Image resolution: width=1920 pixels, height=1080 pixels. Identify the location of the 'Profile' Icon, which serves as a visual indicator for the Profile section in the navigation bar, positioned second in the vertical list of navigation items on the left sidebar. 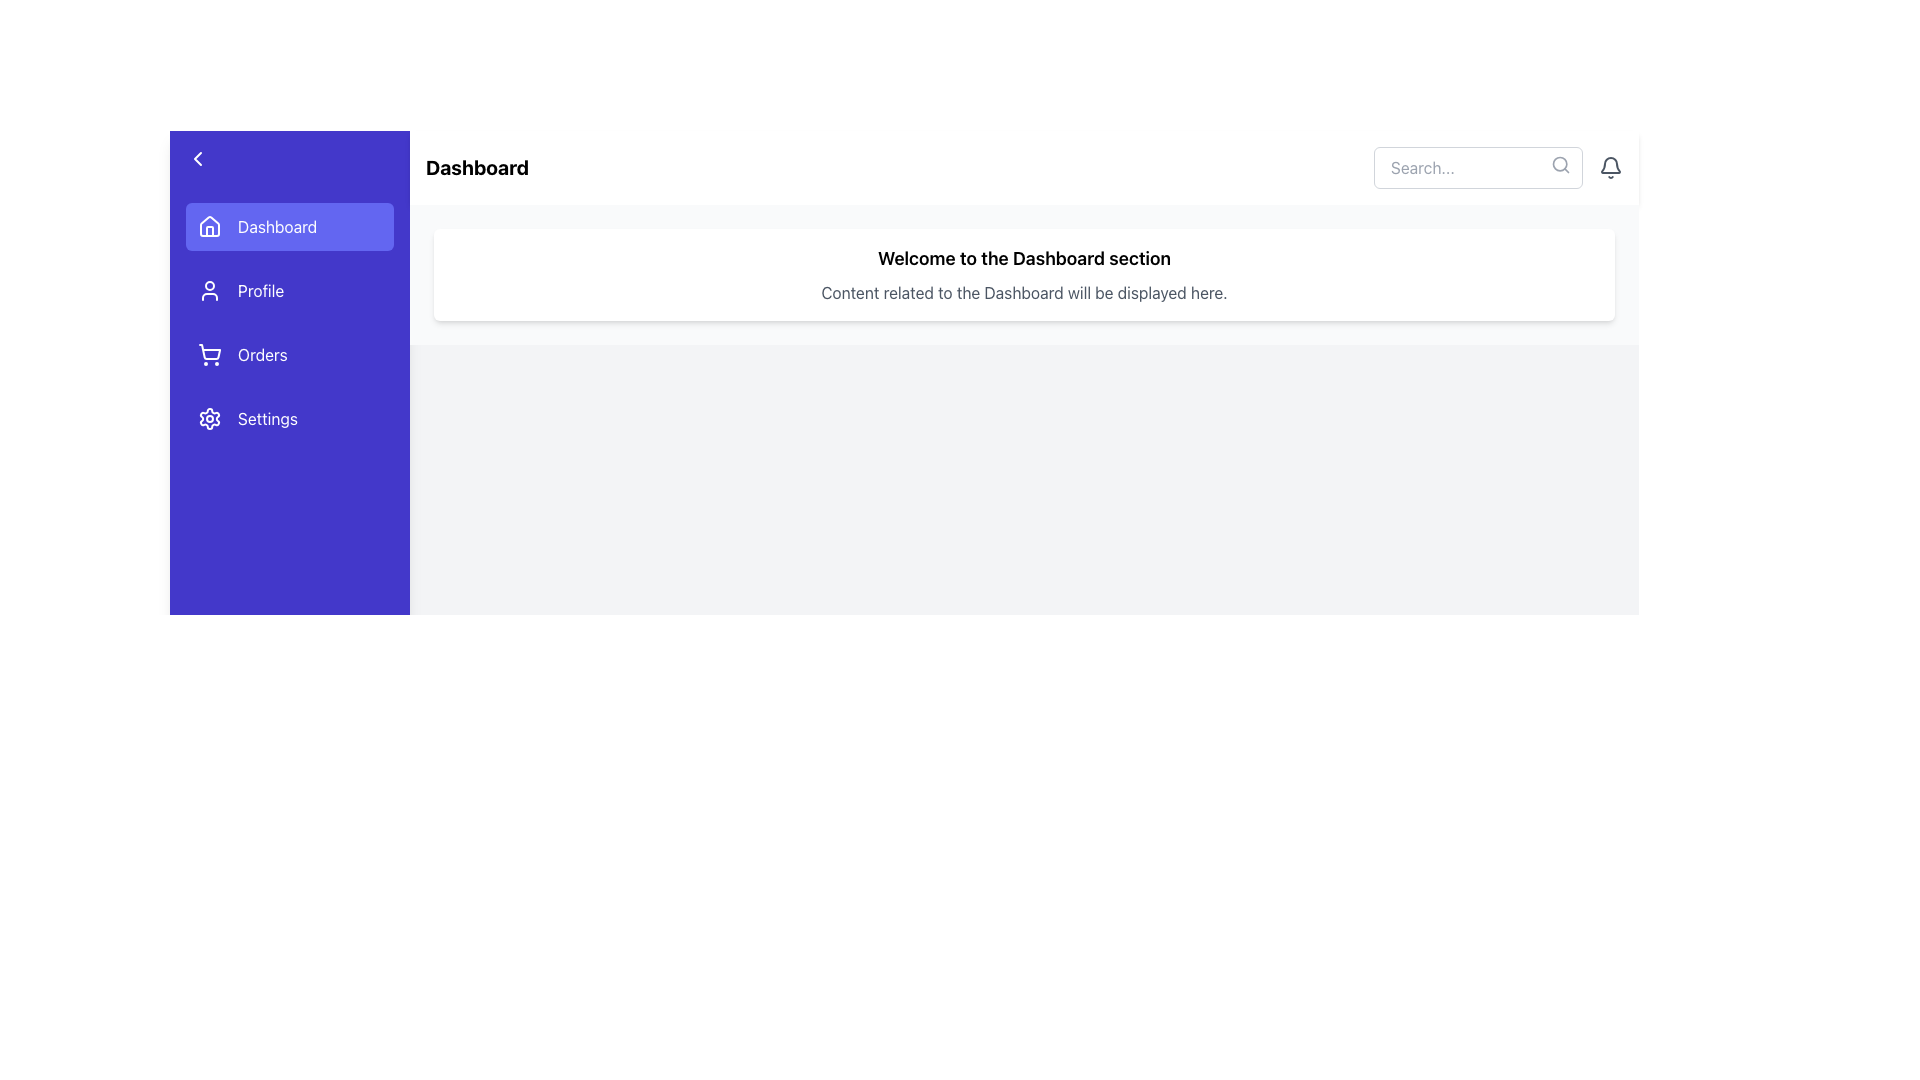
(210, 290).